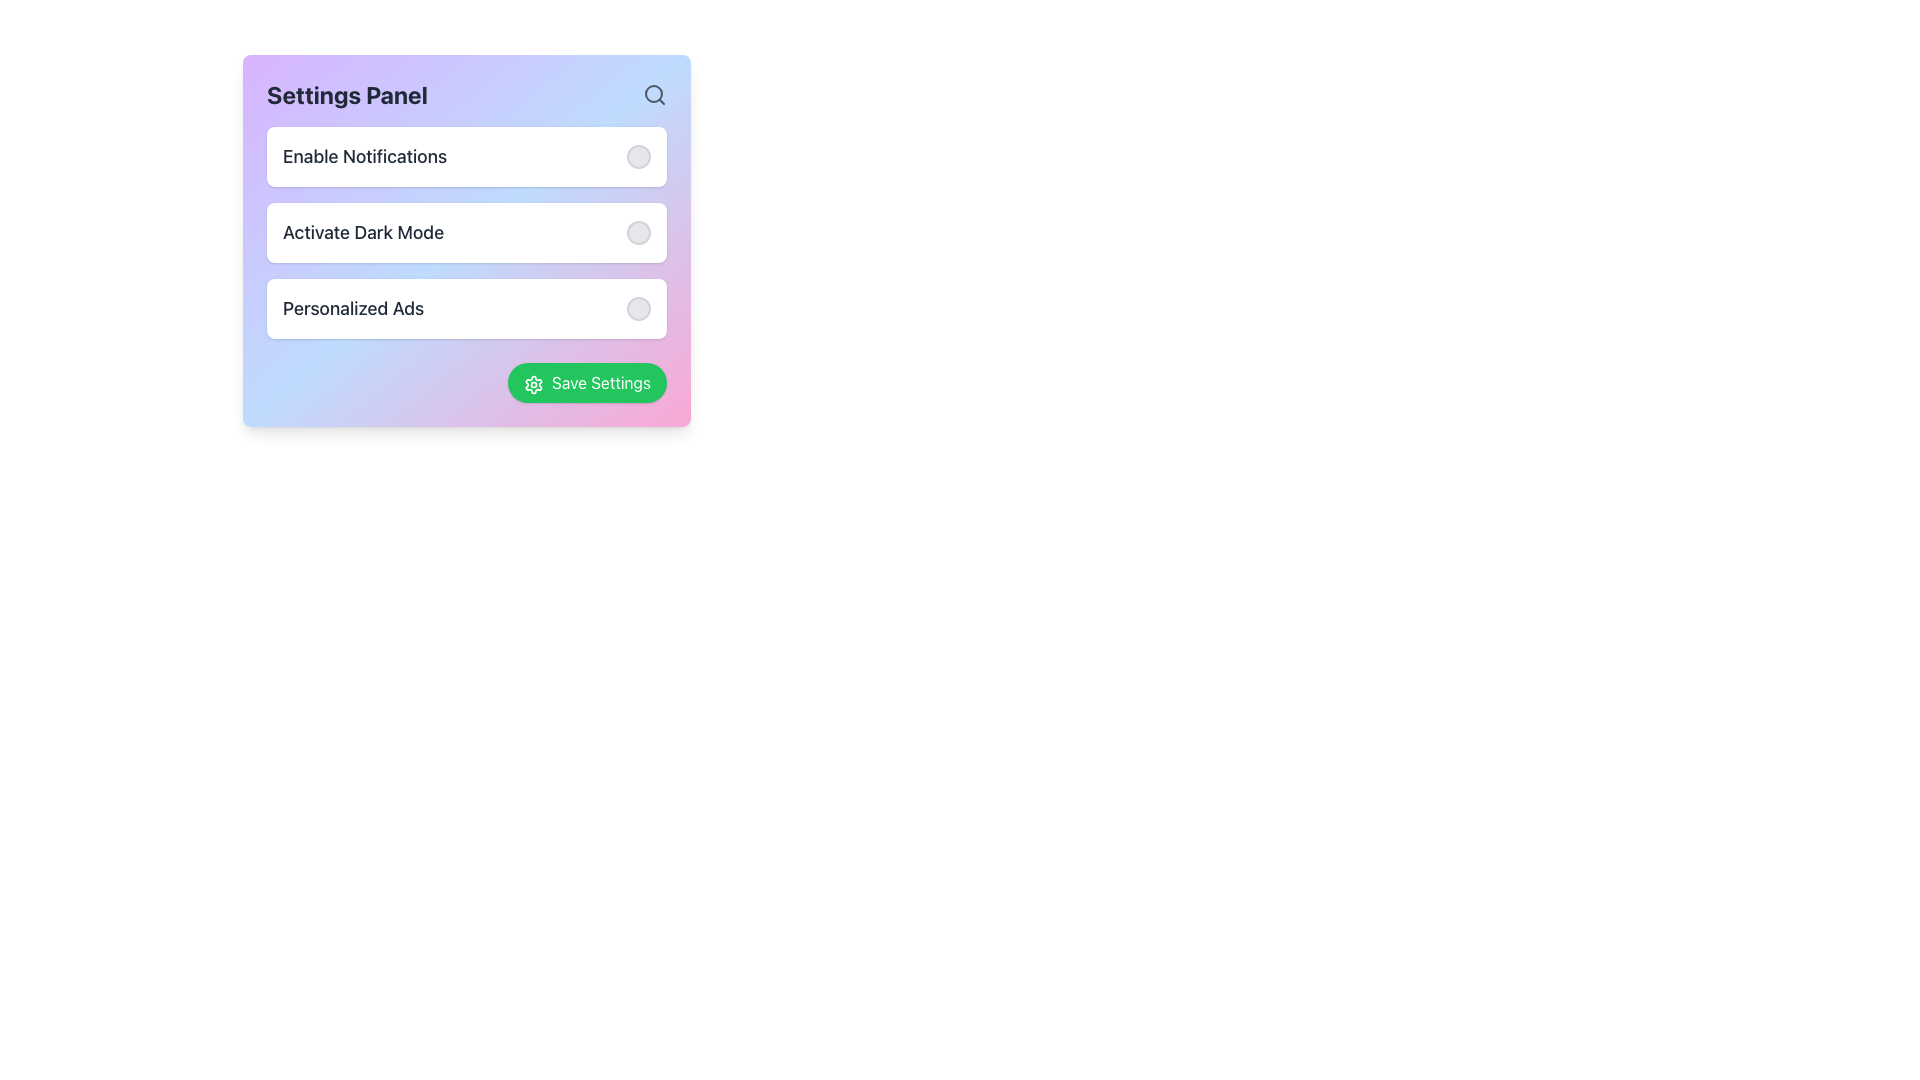 The image size is (1920, 1080). Describe the element at coordinates (653, 93) in the screenshot. I see `the circular graphical component of the search icon located in the top-right corner of the settings panel` at that location.